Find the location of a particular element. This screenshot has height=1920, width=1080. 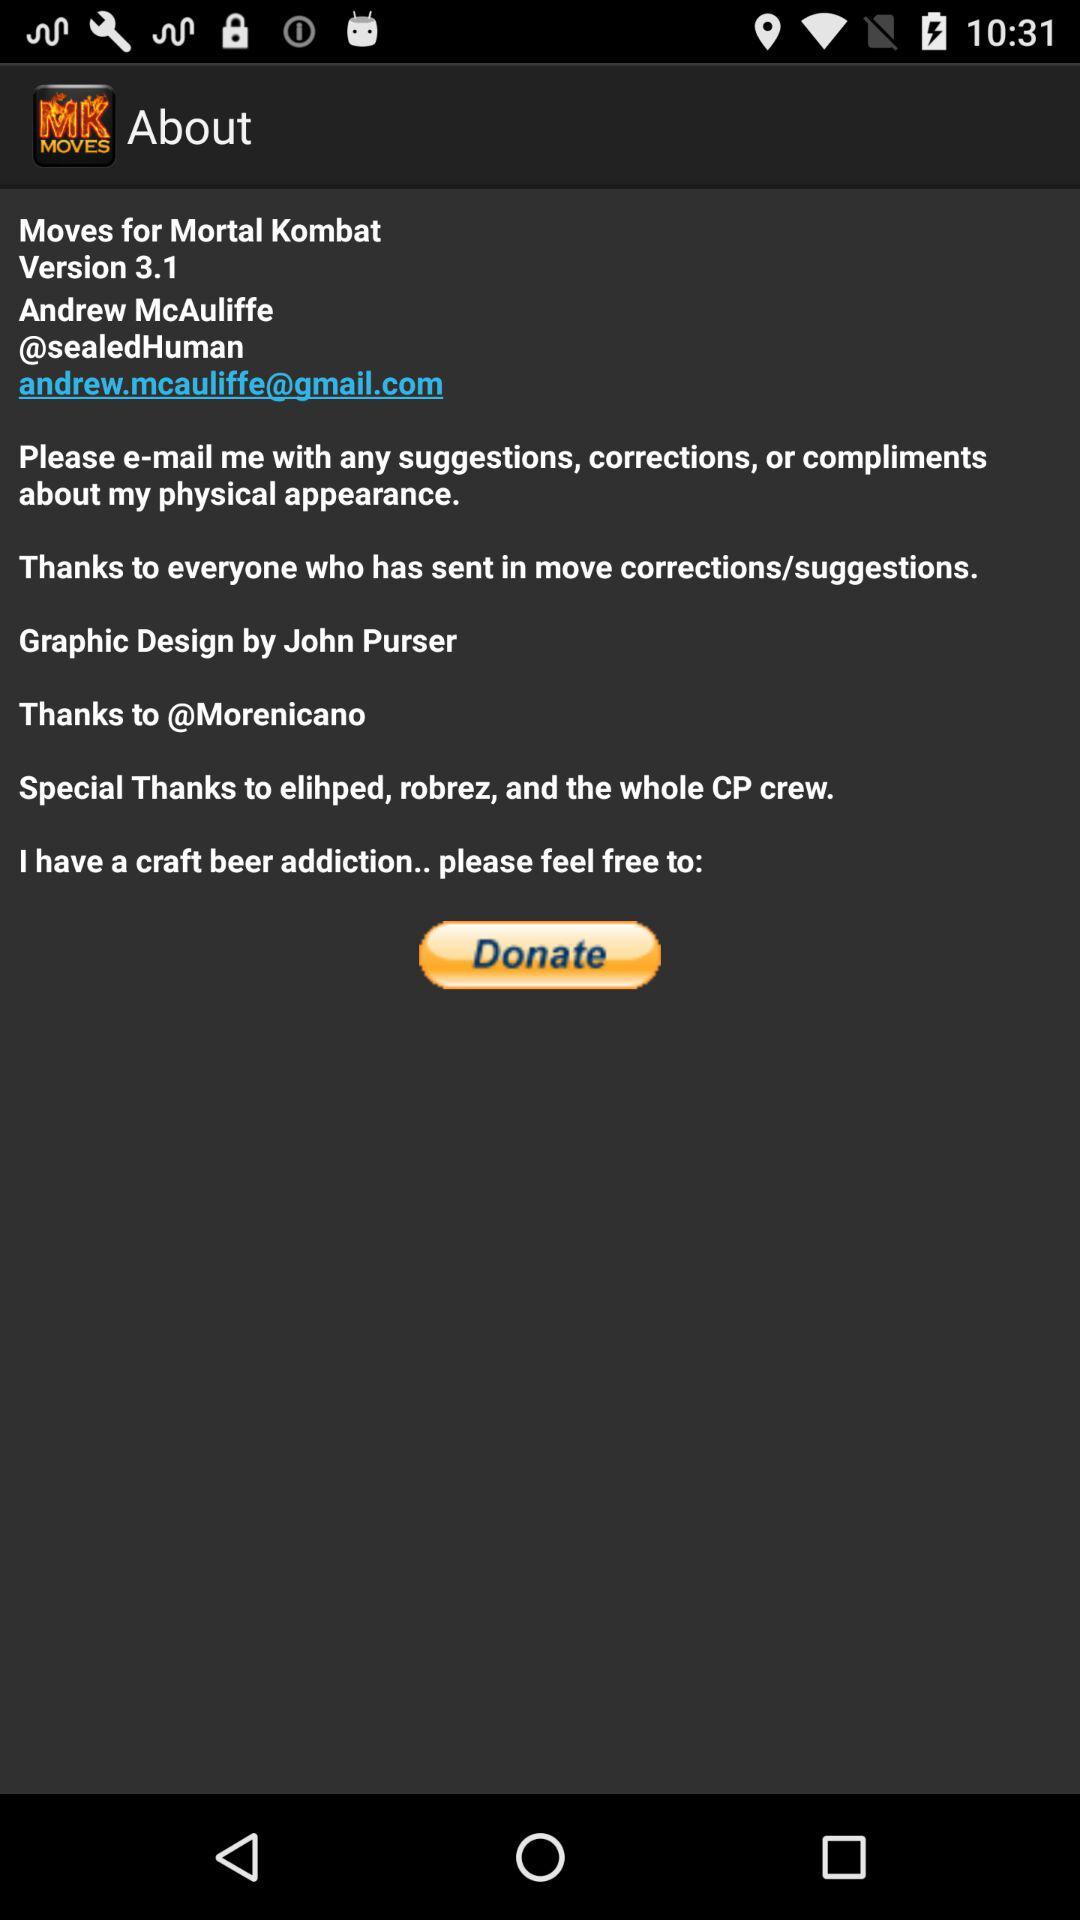

inidcating donate option is located at coordinates (540, 954).